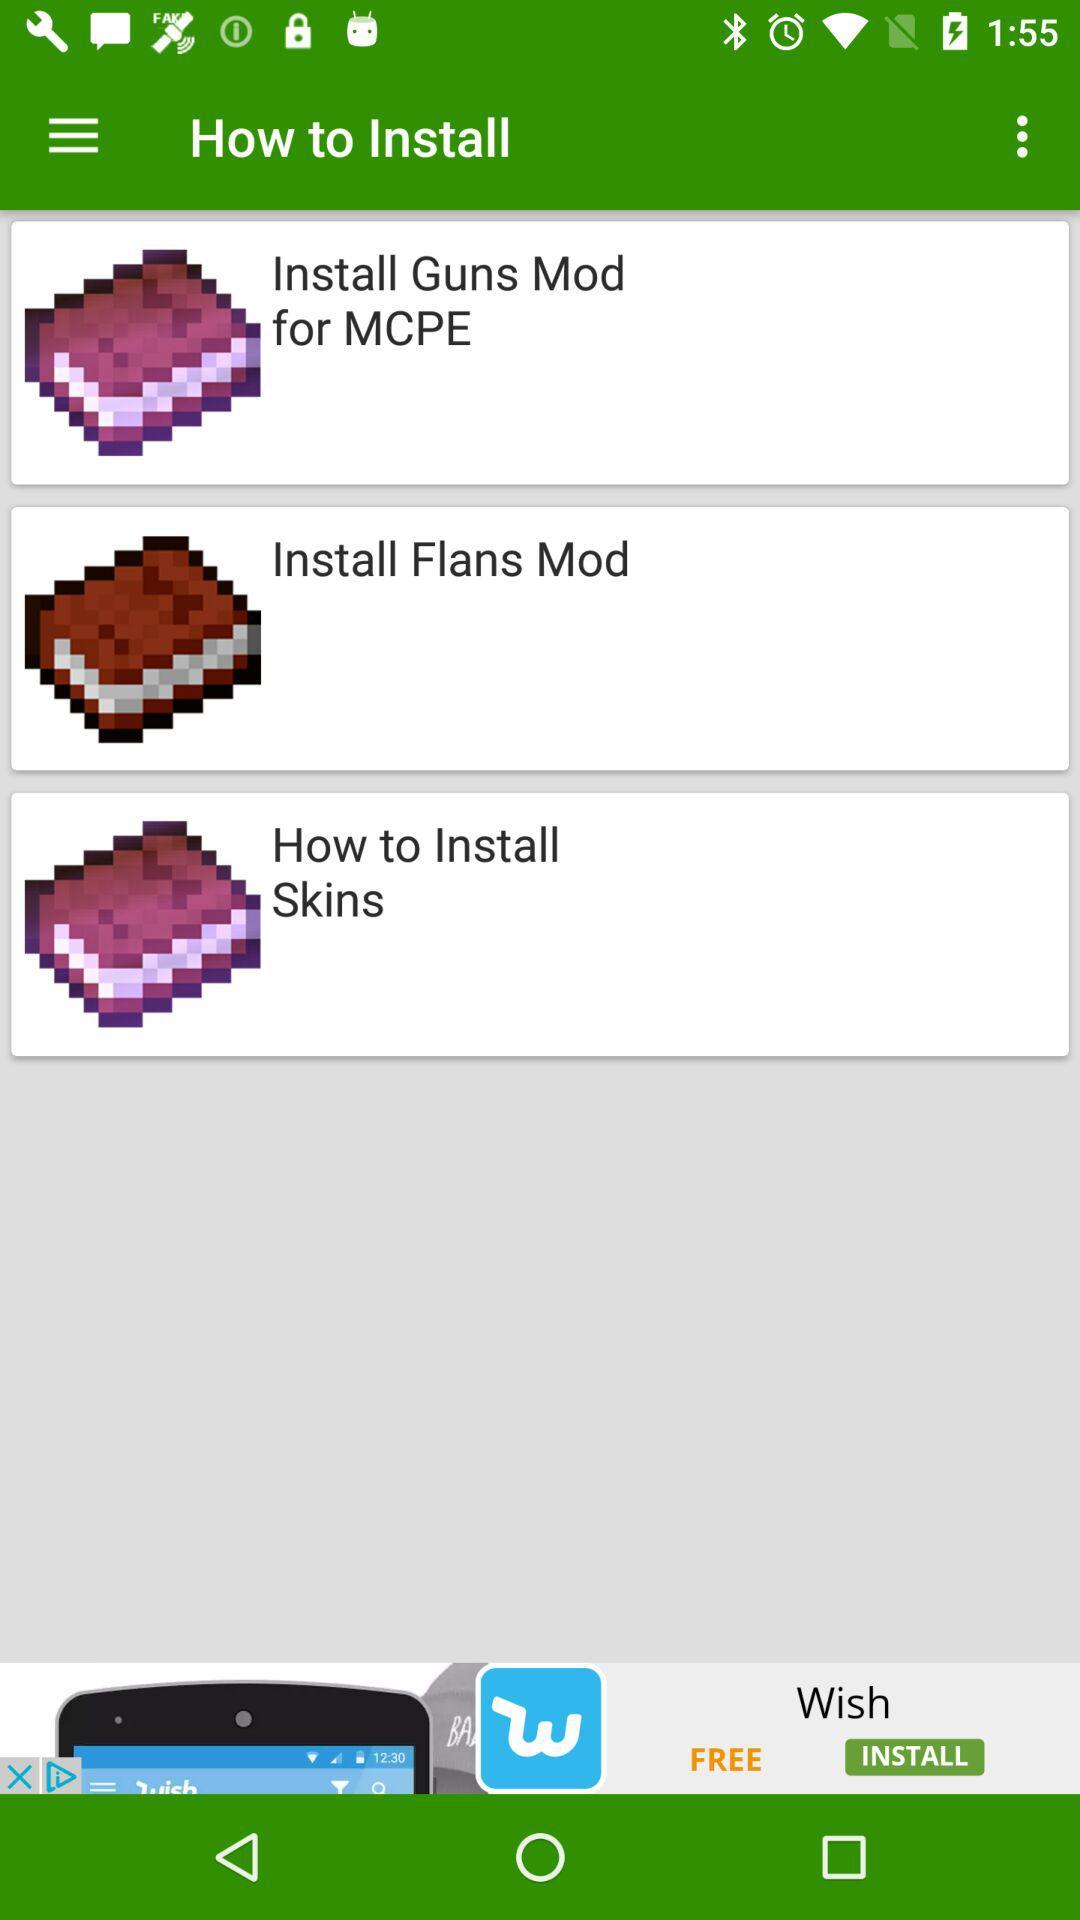 This screenshot has height=1920, width=1080. Describe the element at coordinates (540, 637) in the screenshot. I see `the second category in how to install` at that location.